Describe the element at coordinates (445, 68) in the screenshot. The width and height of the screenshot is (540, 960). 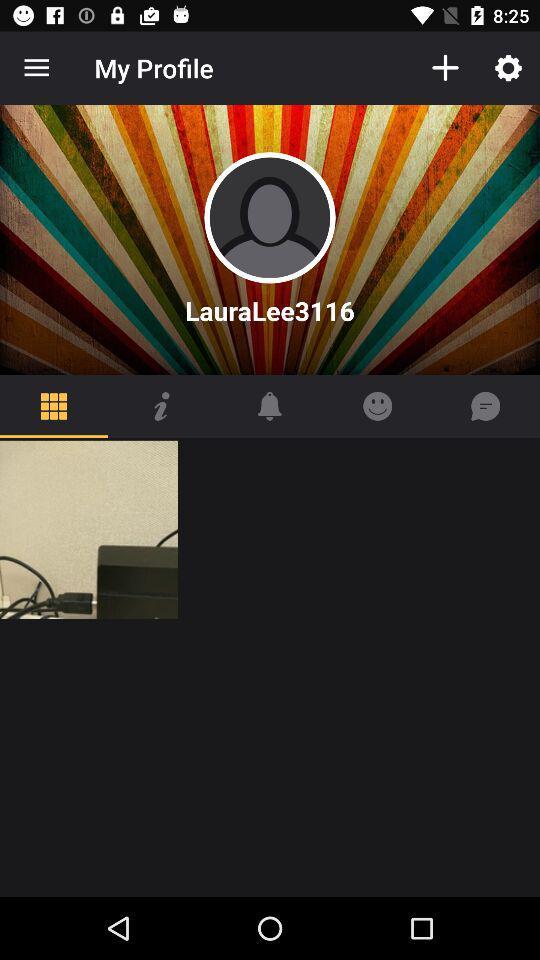
I see `icon next to my profile icon` at that location.